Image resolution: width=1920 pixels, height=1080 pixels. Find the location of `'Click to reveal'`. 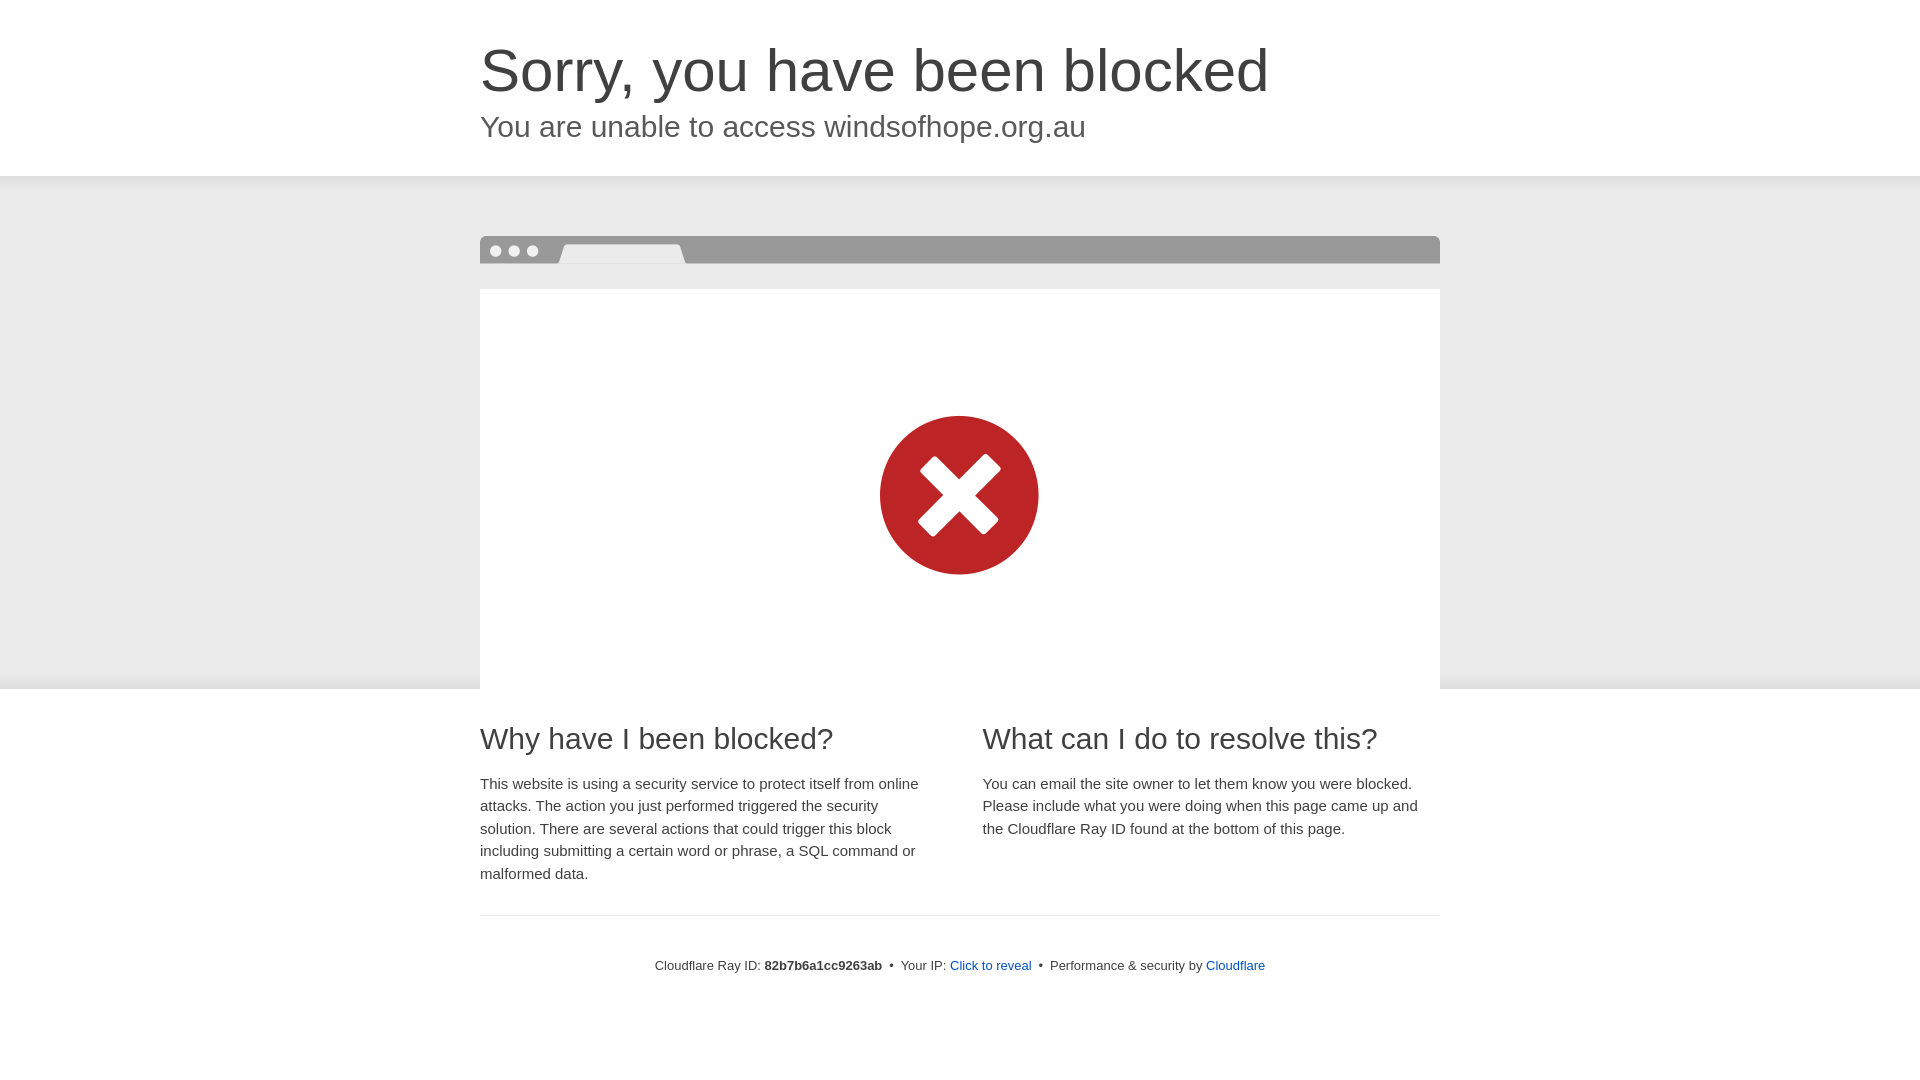

'Click to reveal' is located at coordinates (990, 964).